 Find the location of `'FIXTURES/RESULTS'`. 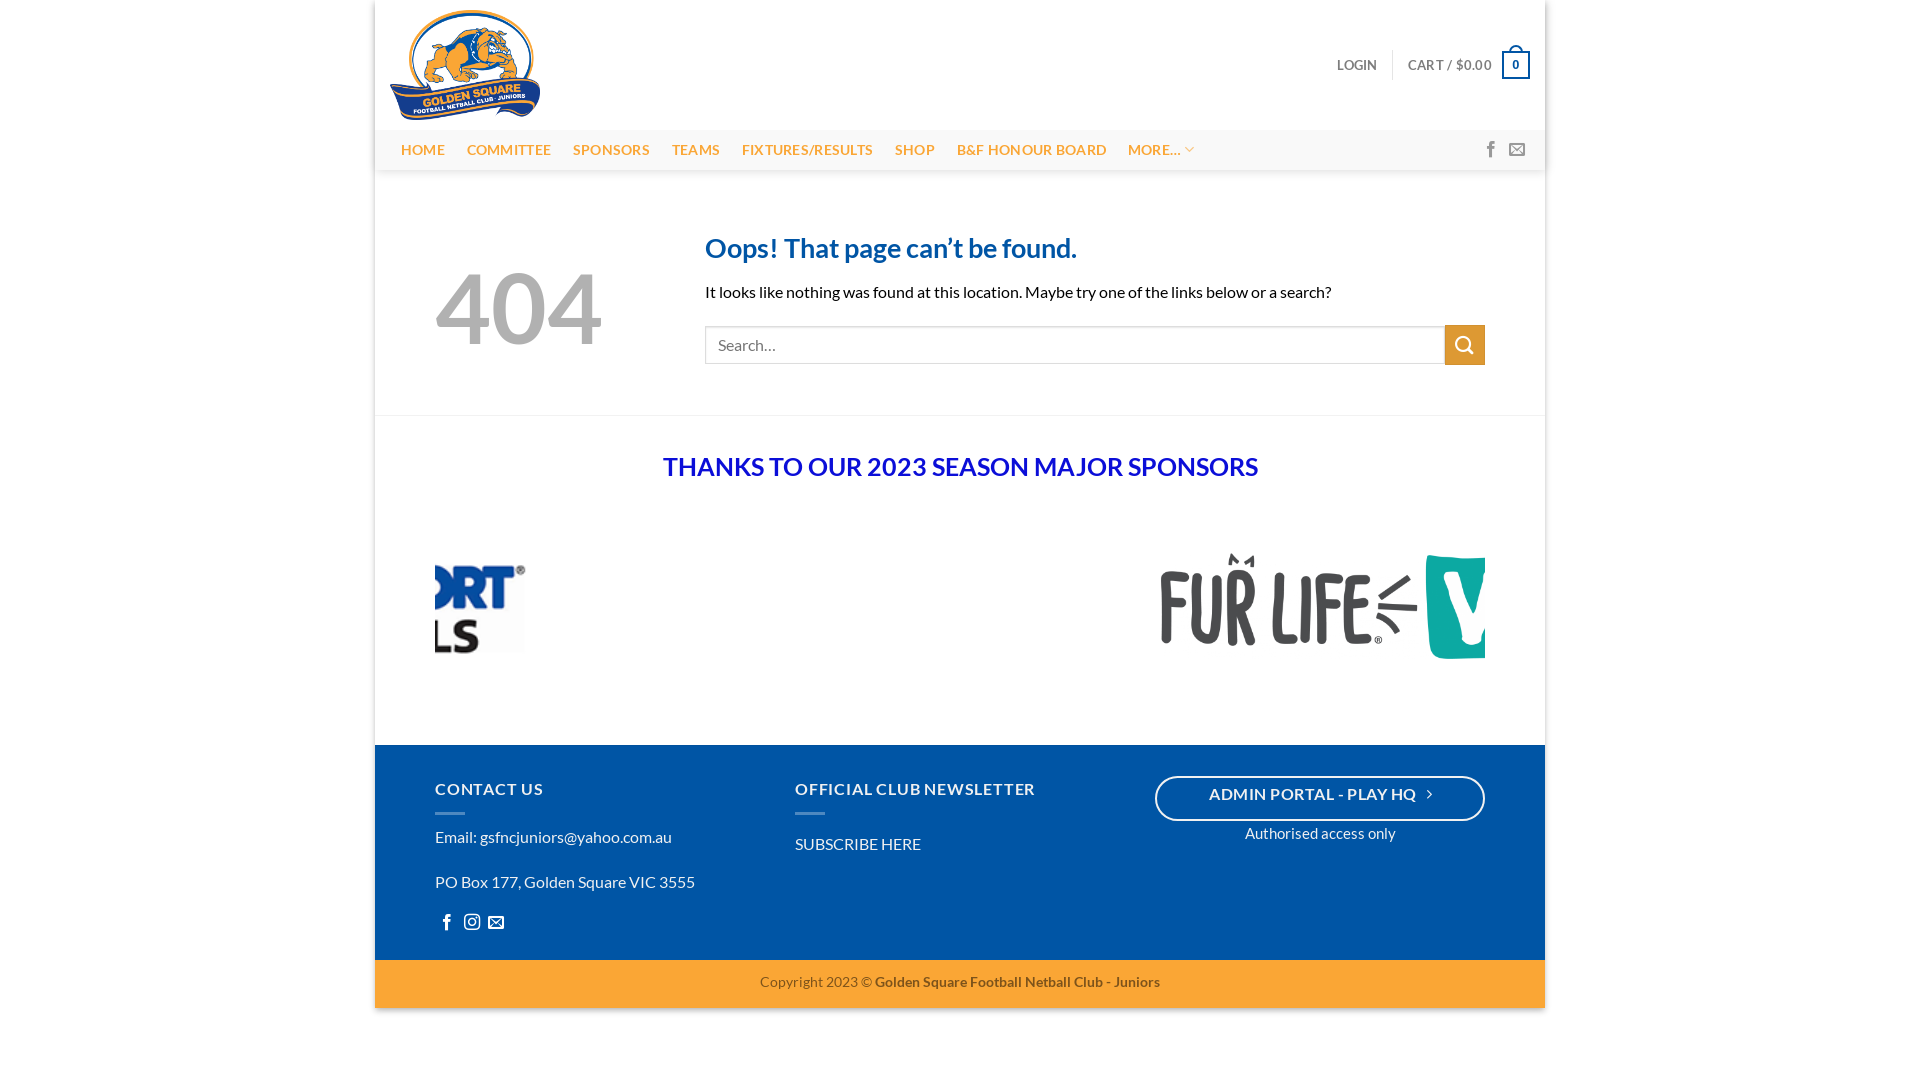

'FIXTURES/RESULTS' is located at coordinates (729, 149).